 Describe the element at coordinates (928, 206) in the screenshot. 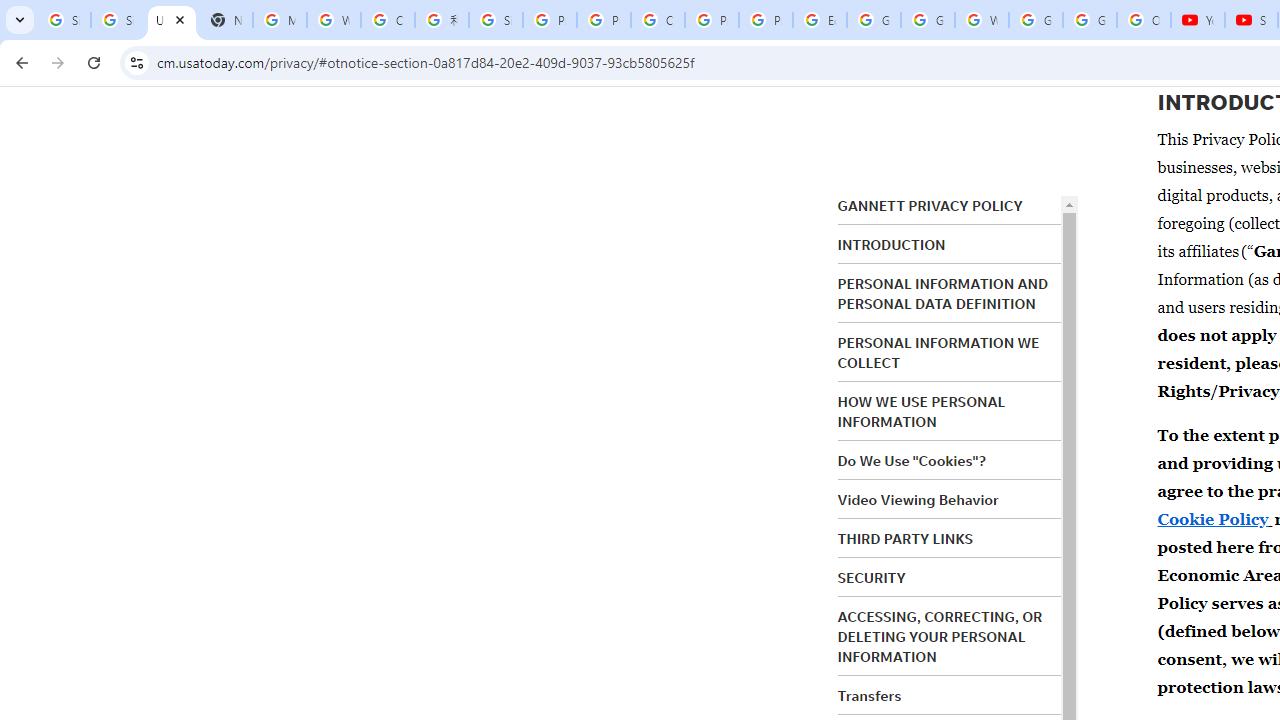

I see `'GANNETT PRIVACY POLICY'` at that location.